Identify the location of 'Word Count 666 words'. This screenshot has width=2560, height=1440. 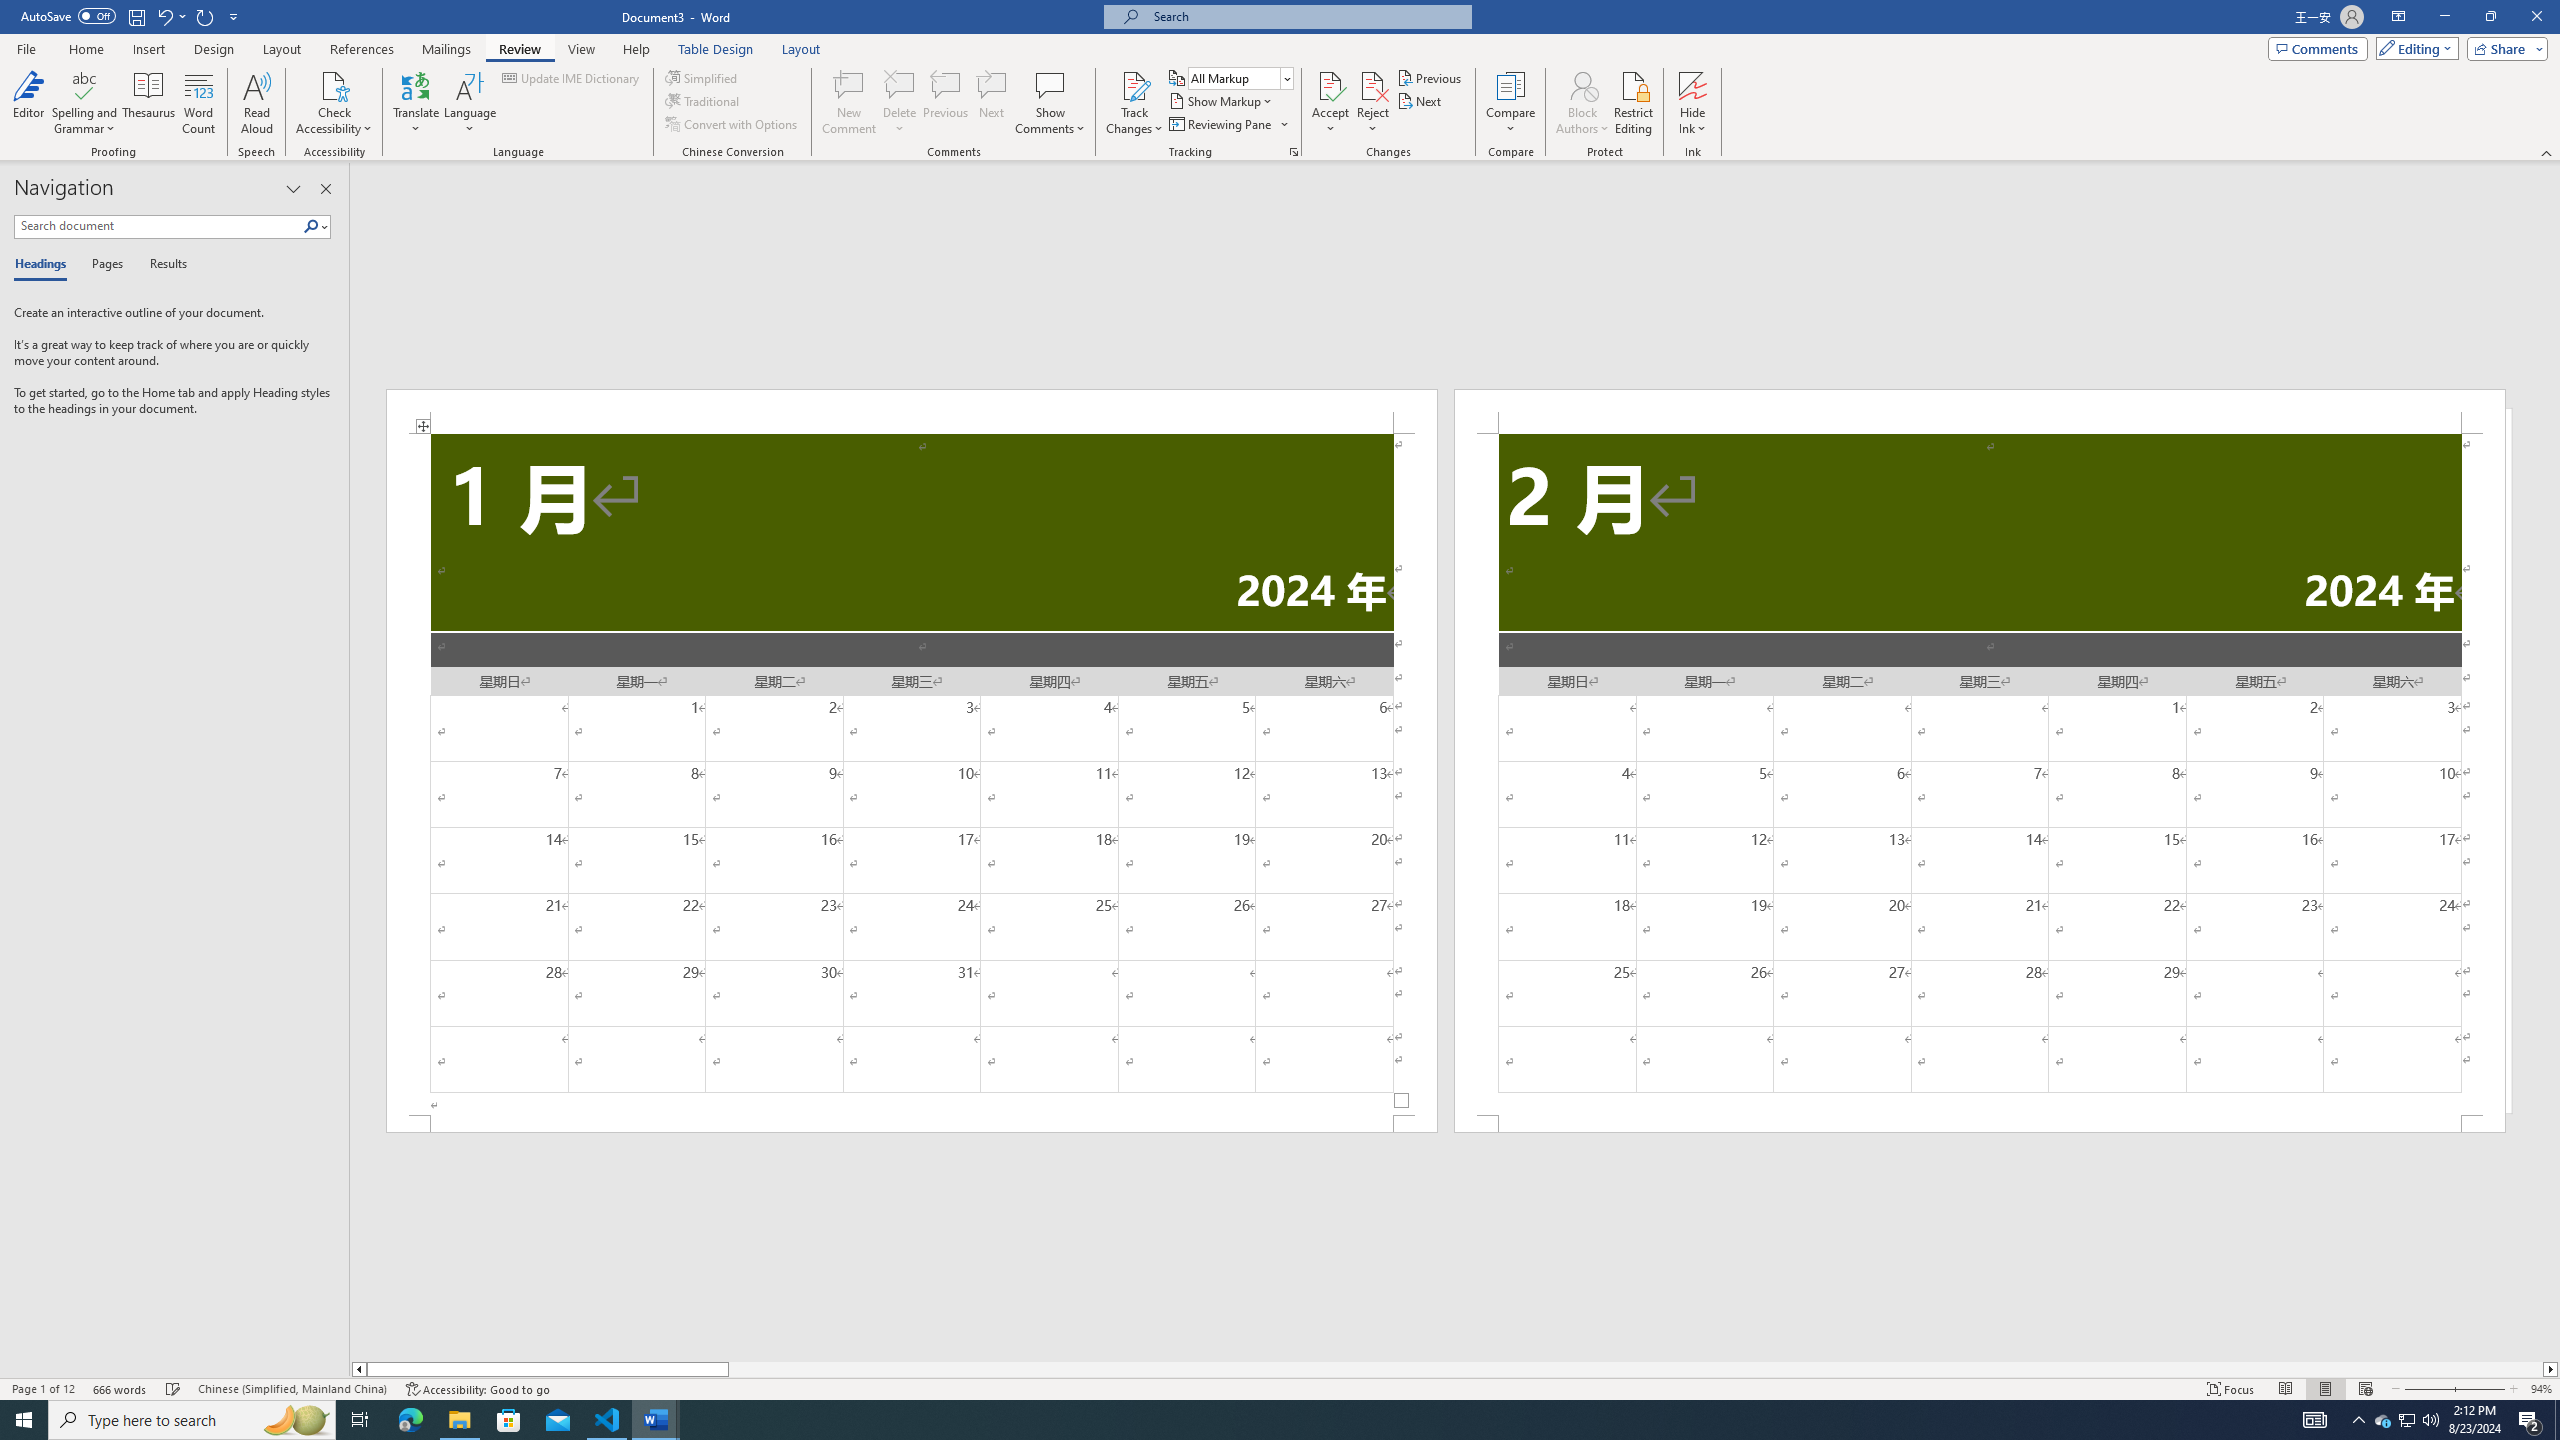
(121, 1389).